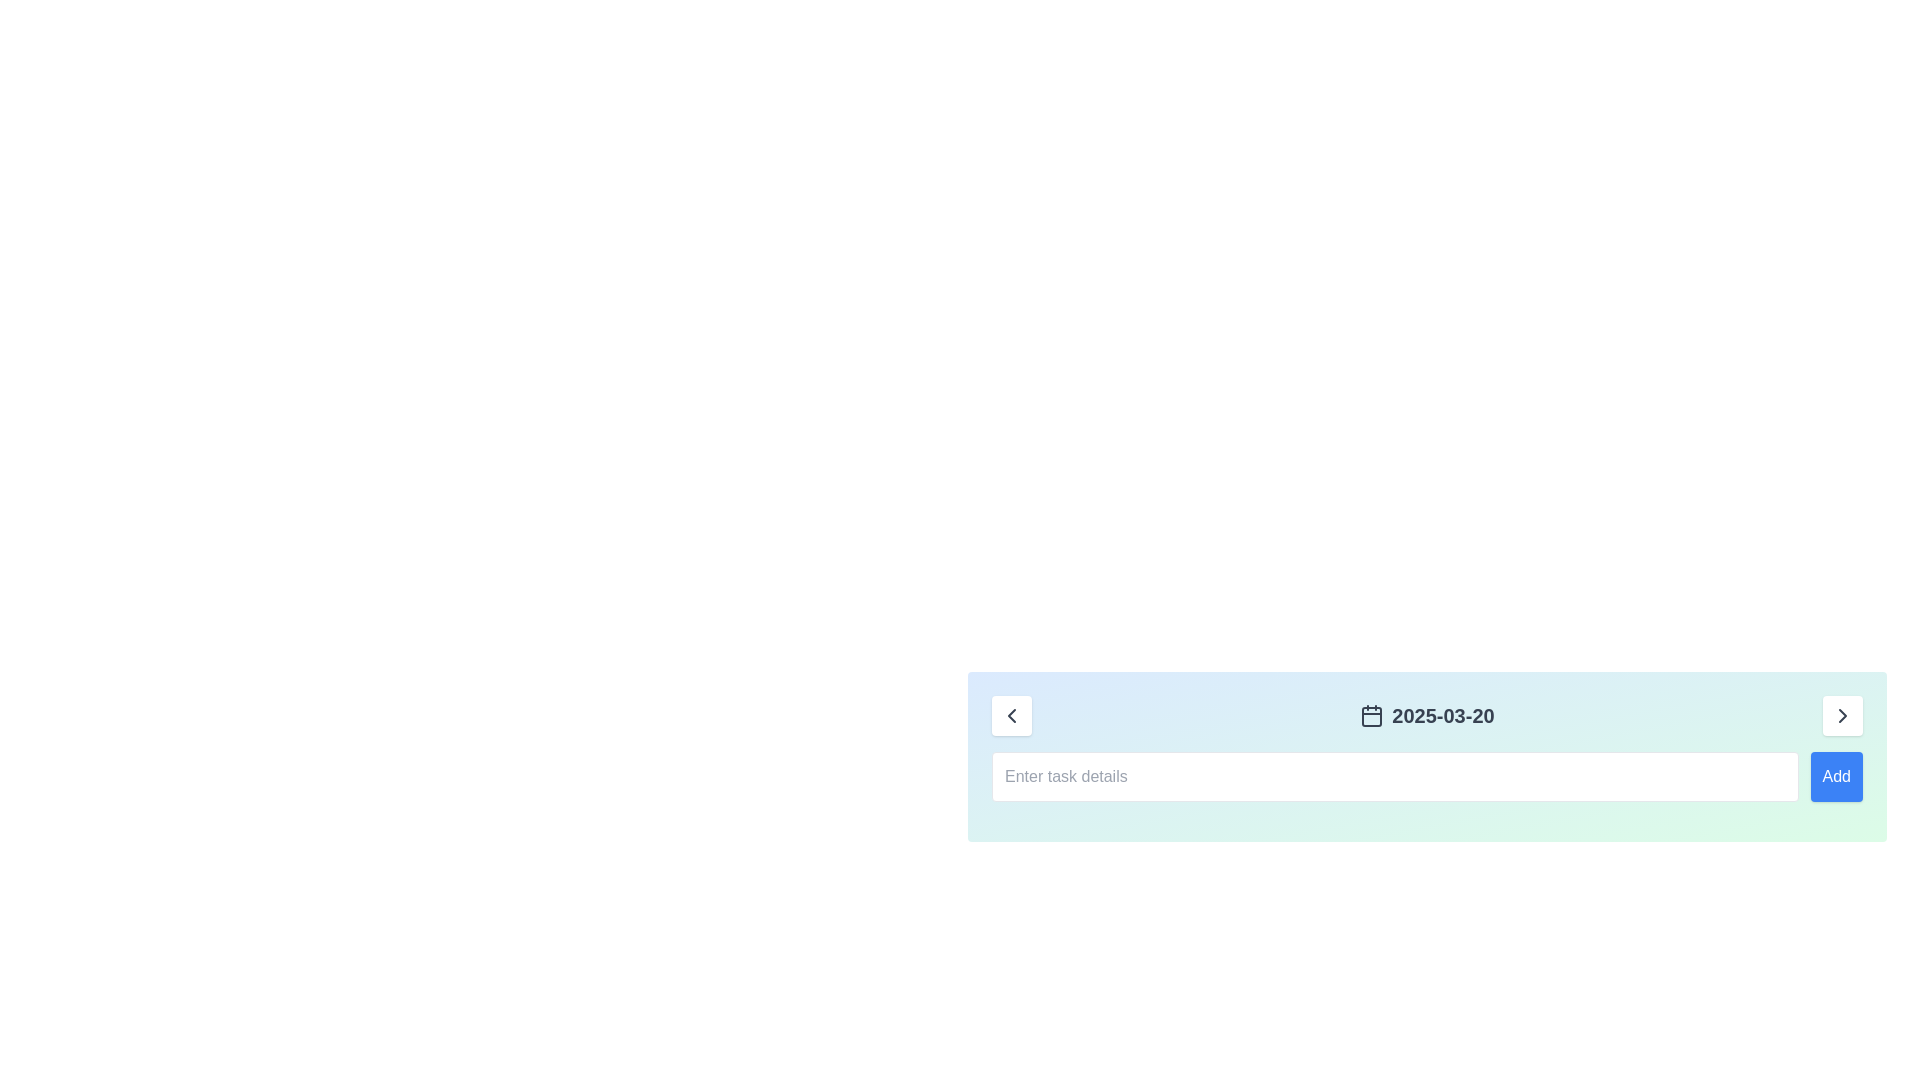 The height and width of the screenshot is (1080, 1920). Describe the element at coordinates (1836, 775) in the screenshot. I see `the rectangular button with a blue background labeled 'Add'` at that location.